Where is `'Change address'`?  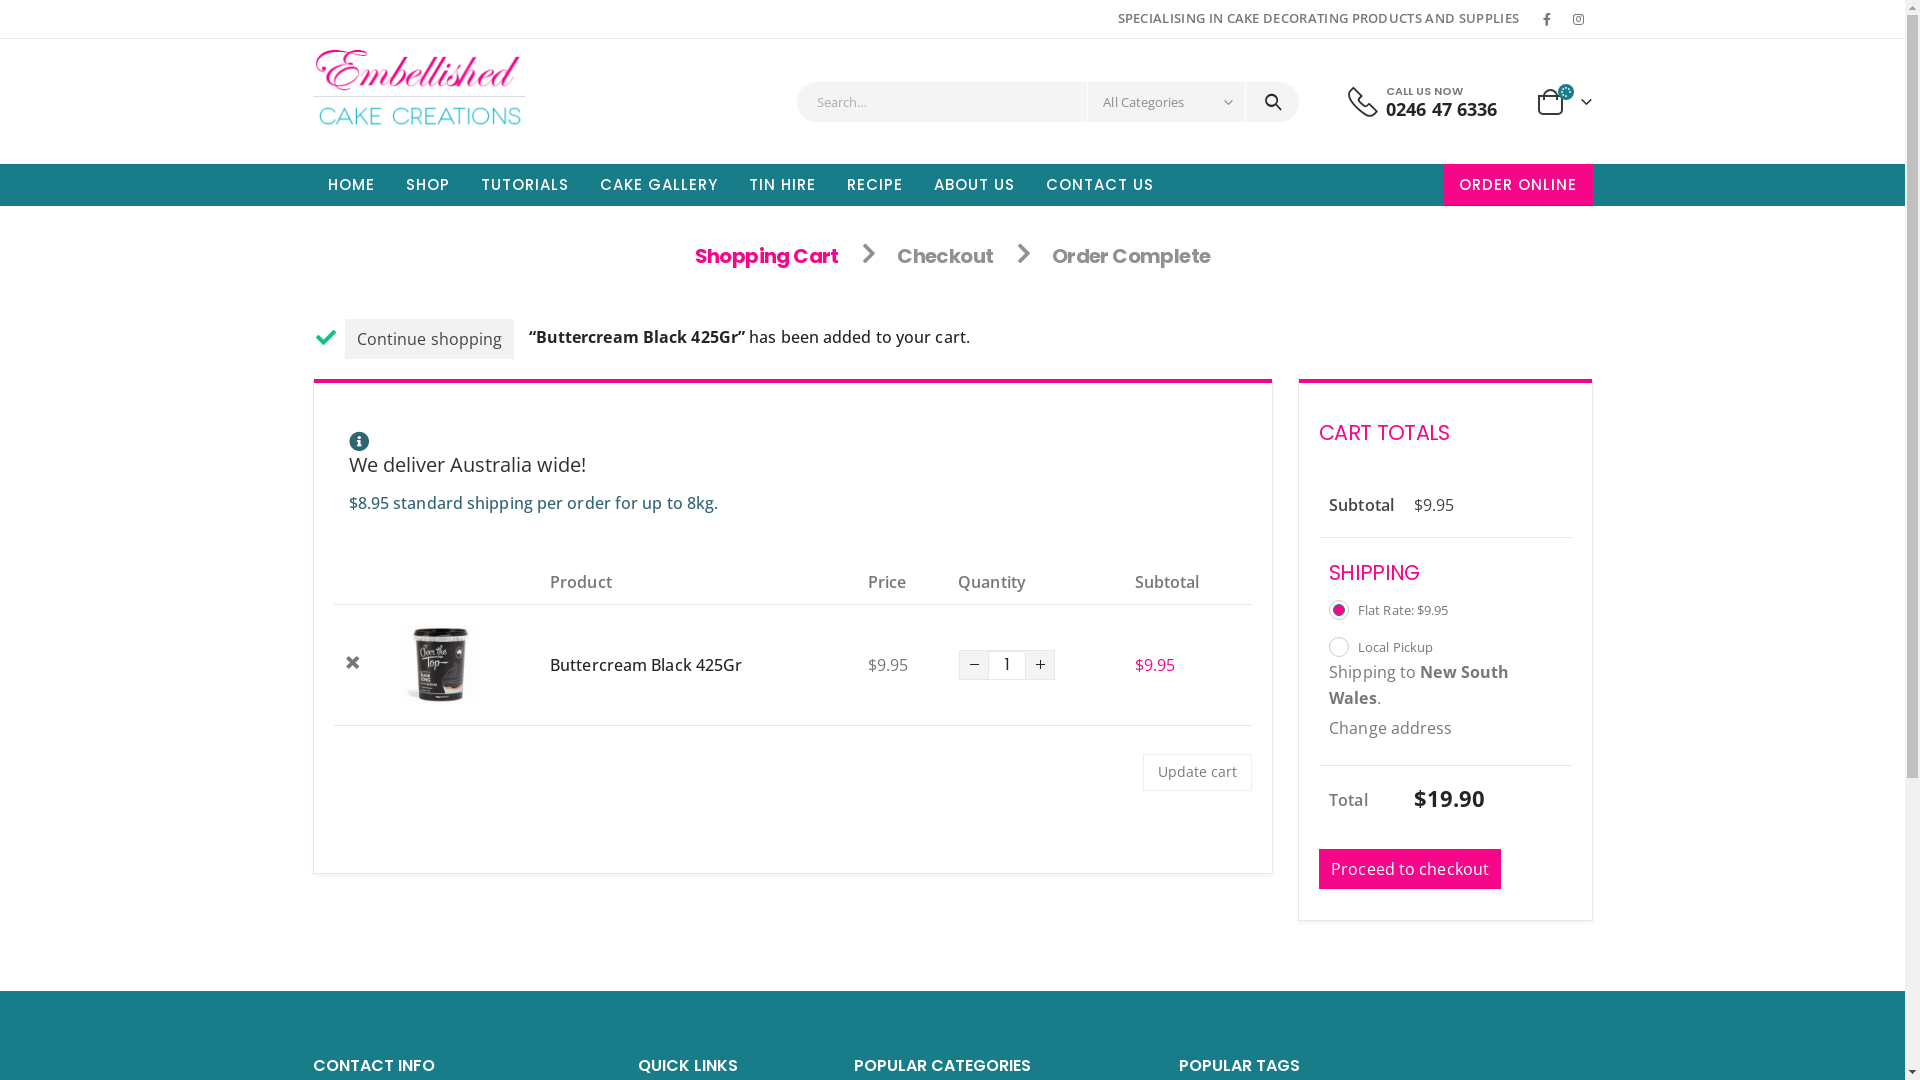 'Change address' is located at coordinates (1329, 728).